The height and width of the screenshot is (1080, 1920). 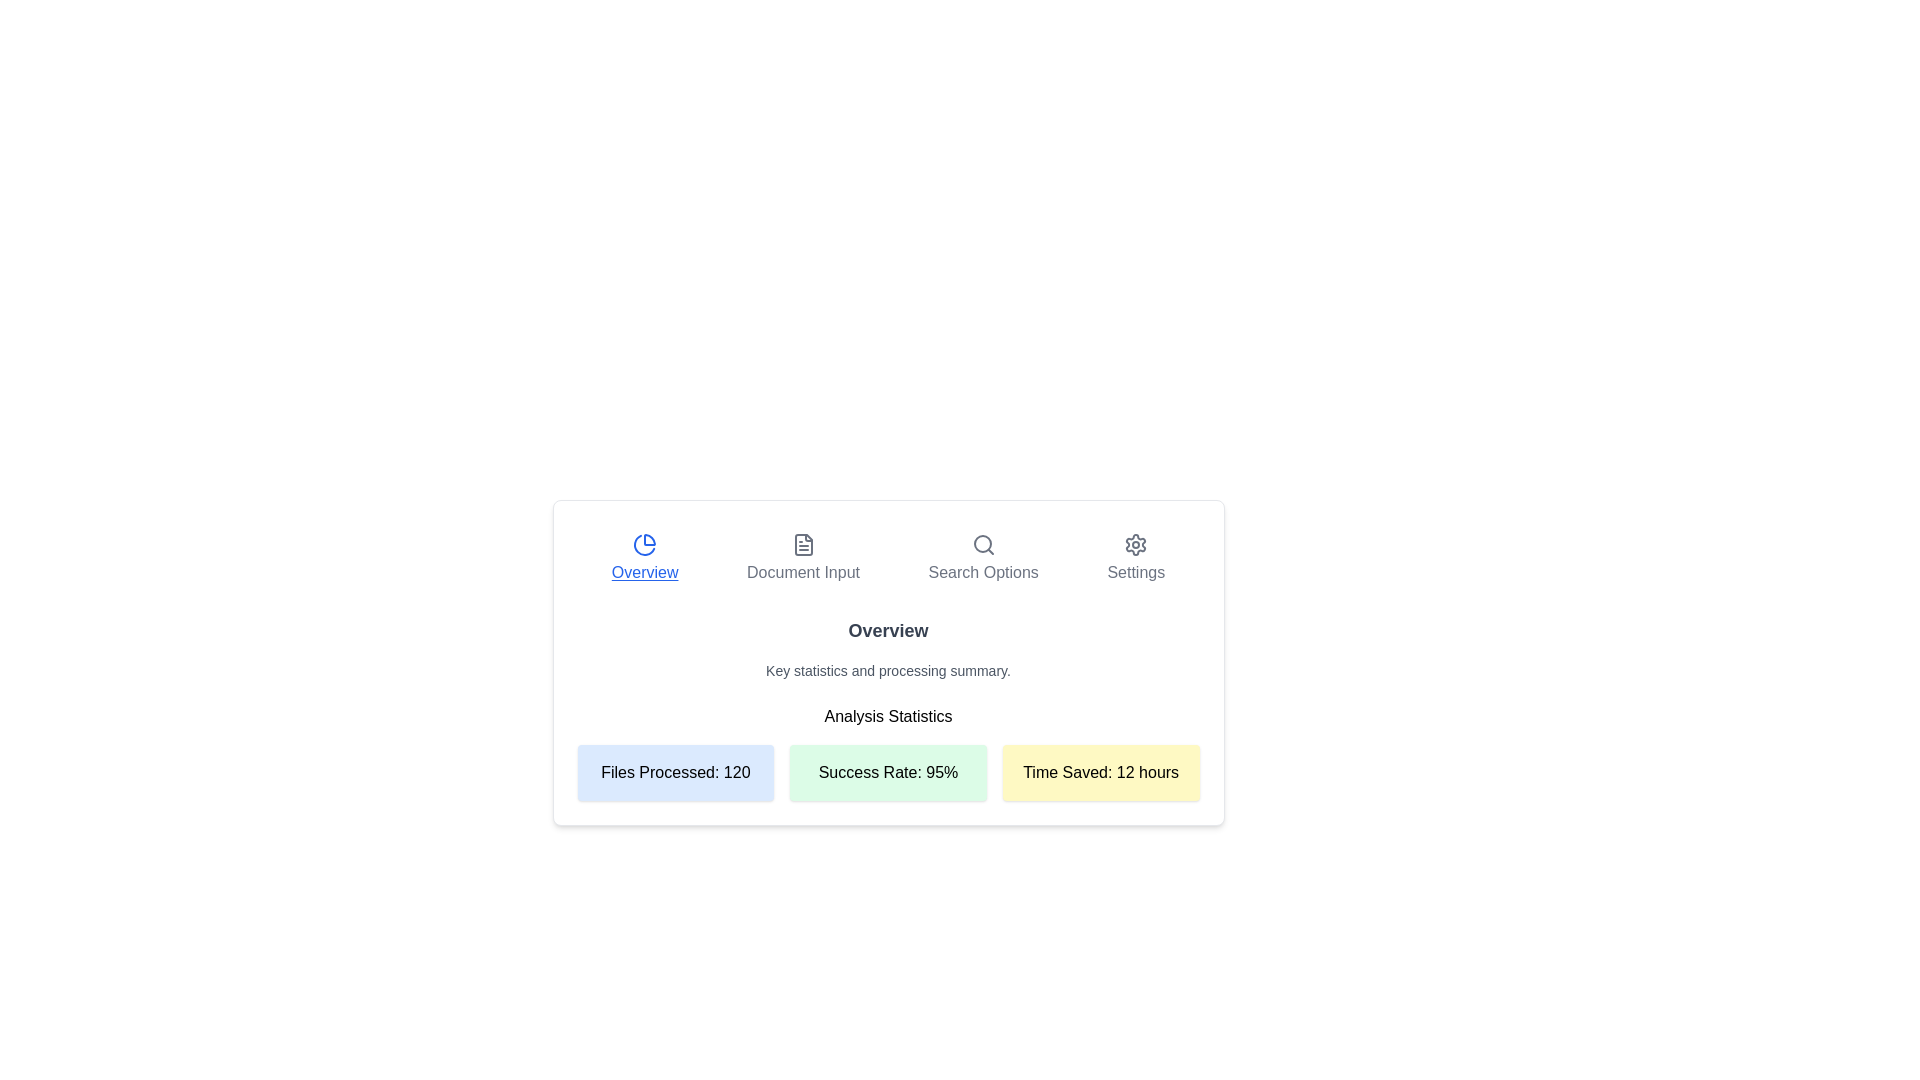 What do you see at coordinates (675, 771) in the screenshot?
I see `the Informational display component that shows 'Files Processed: 120', which is the first in a sequence of three components under the 'Analysis Statistics' header` at bounding box center [675, 771].